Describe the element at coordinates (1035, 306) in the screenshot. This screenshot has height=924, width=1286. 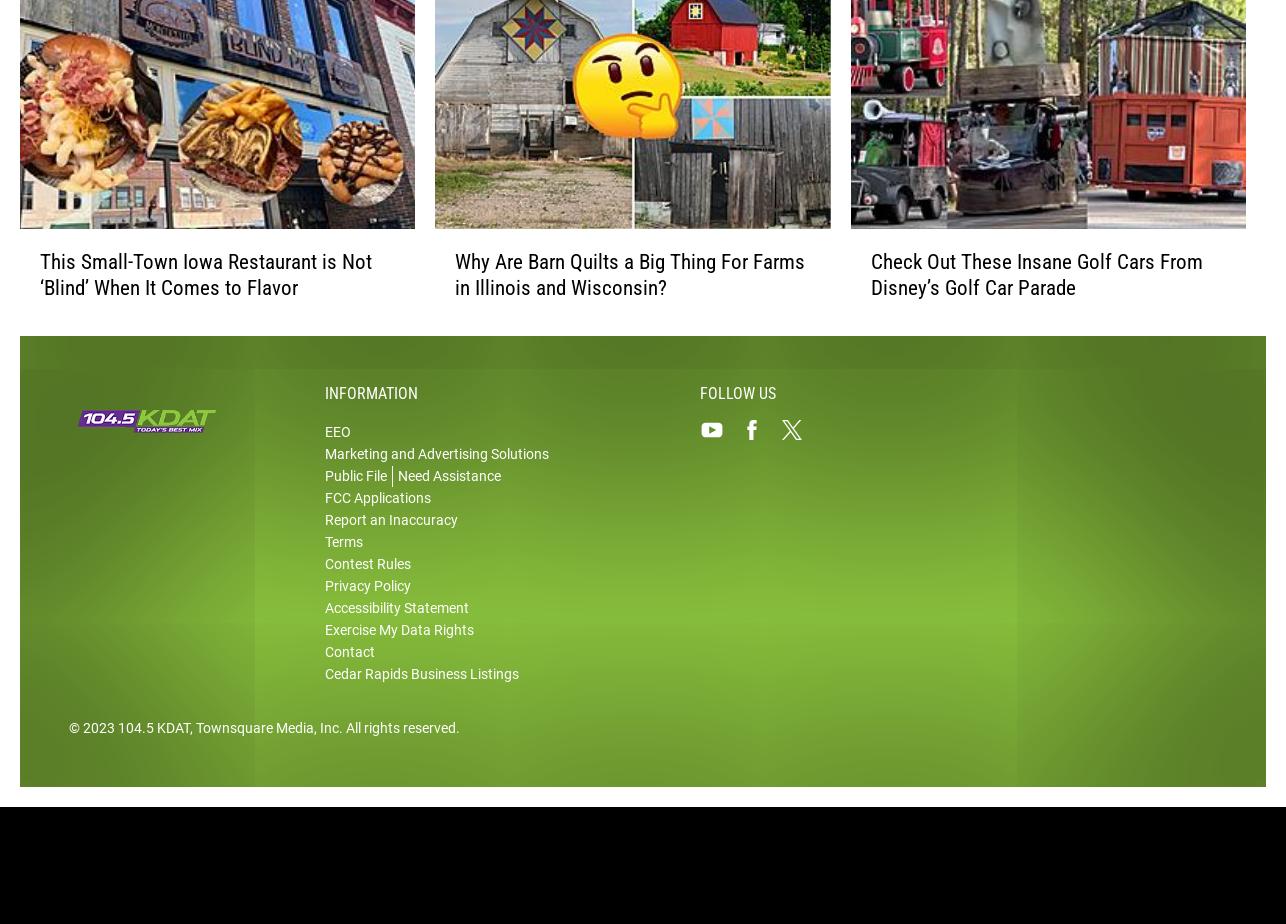
I see `'Check Out These Insane Golf Cars From Disney’s Golf Car Parade'` at that location.